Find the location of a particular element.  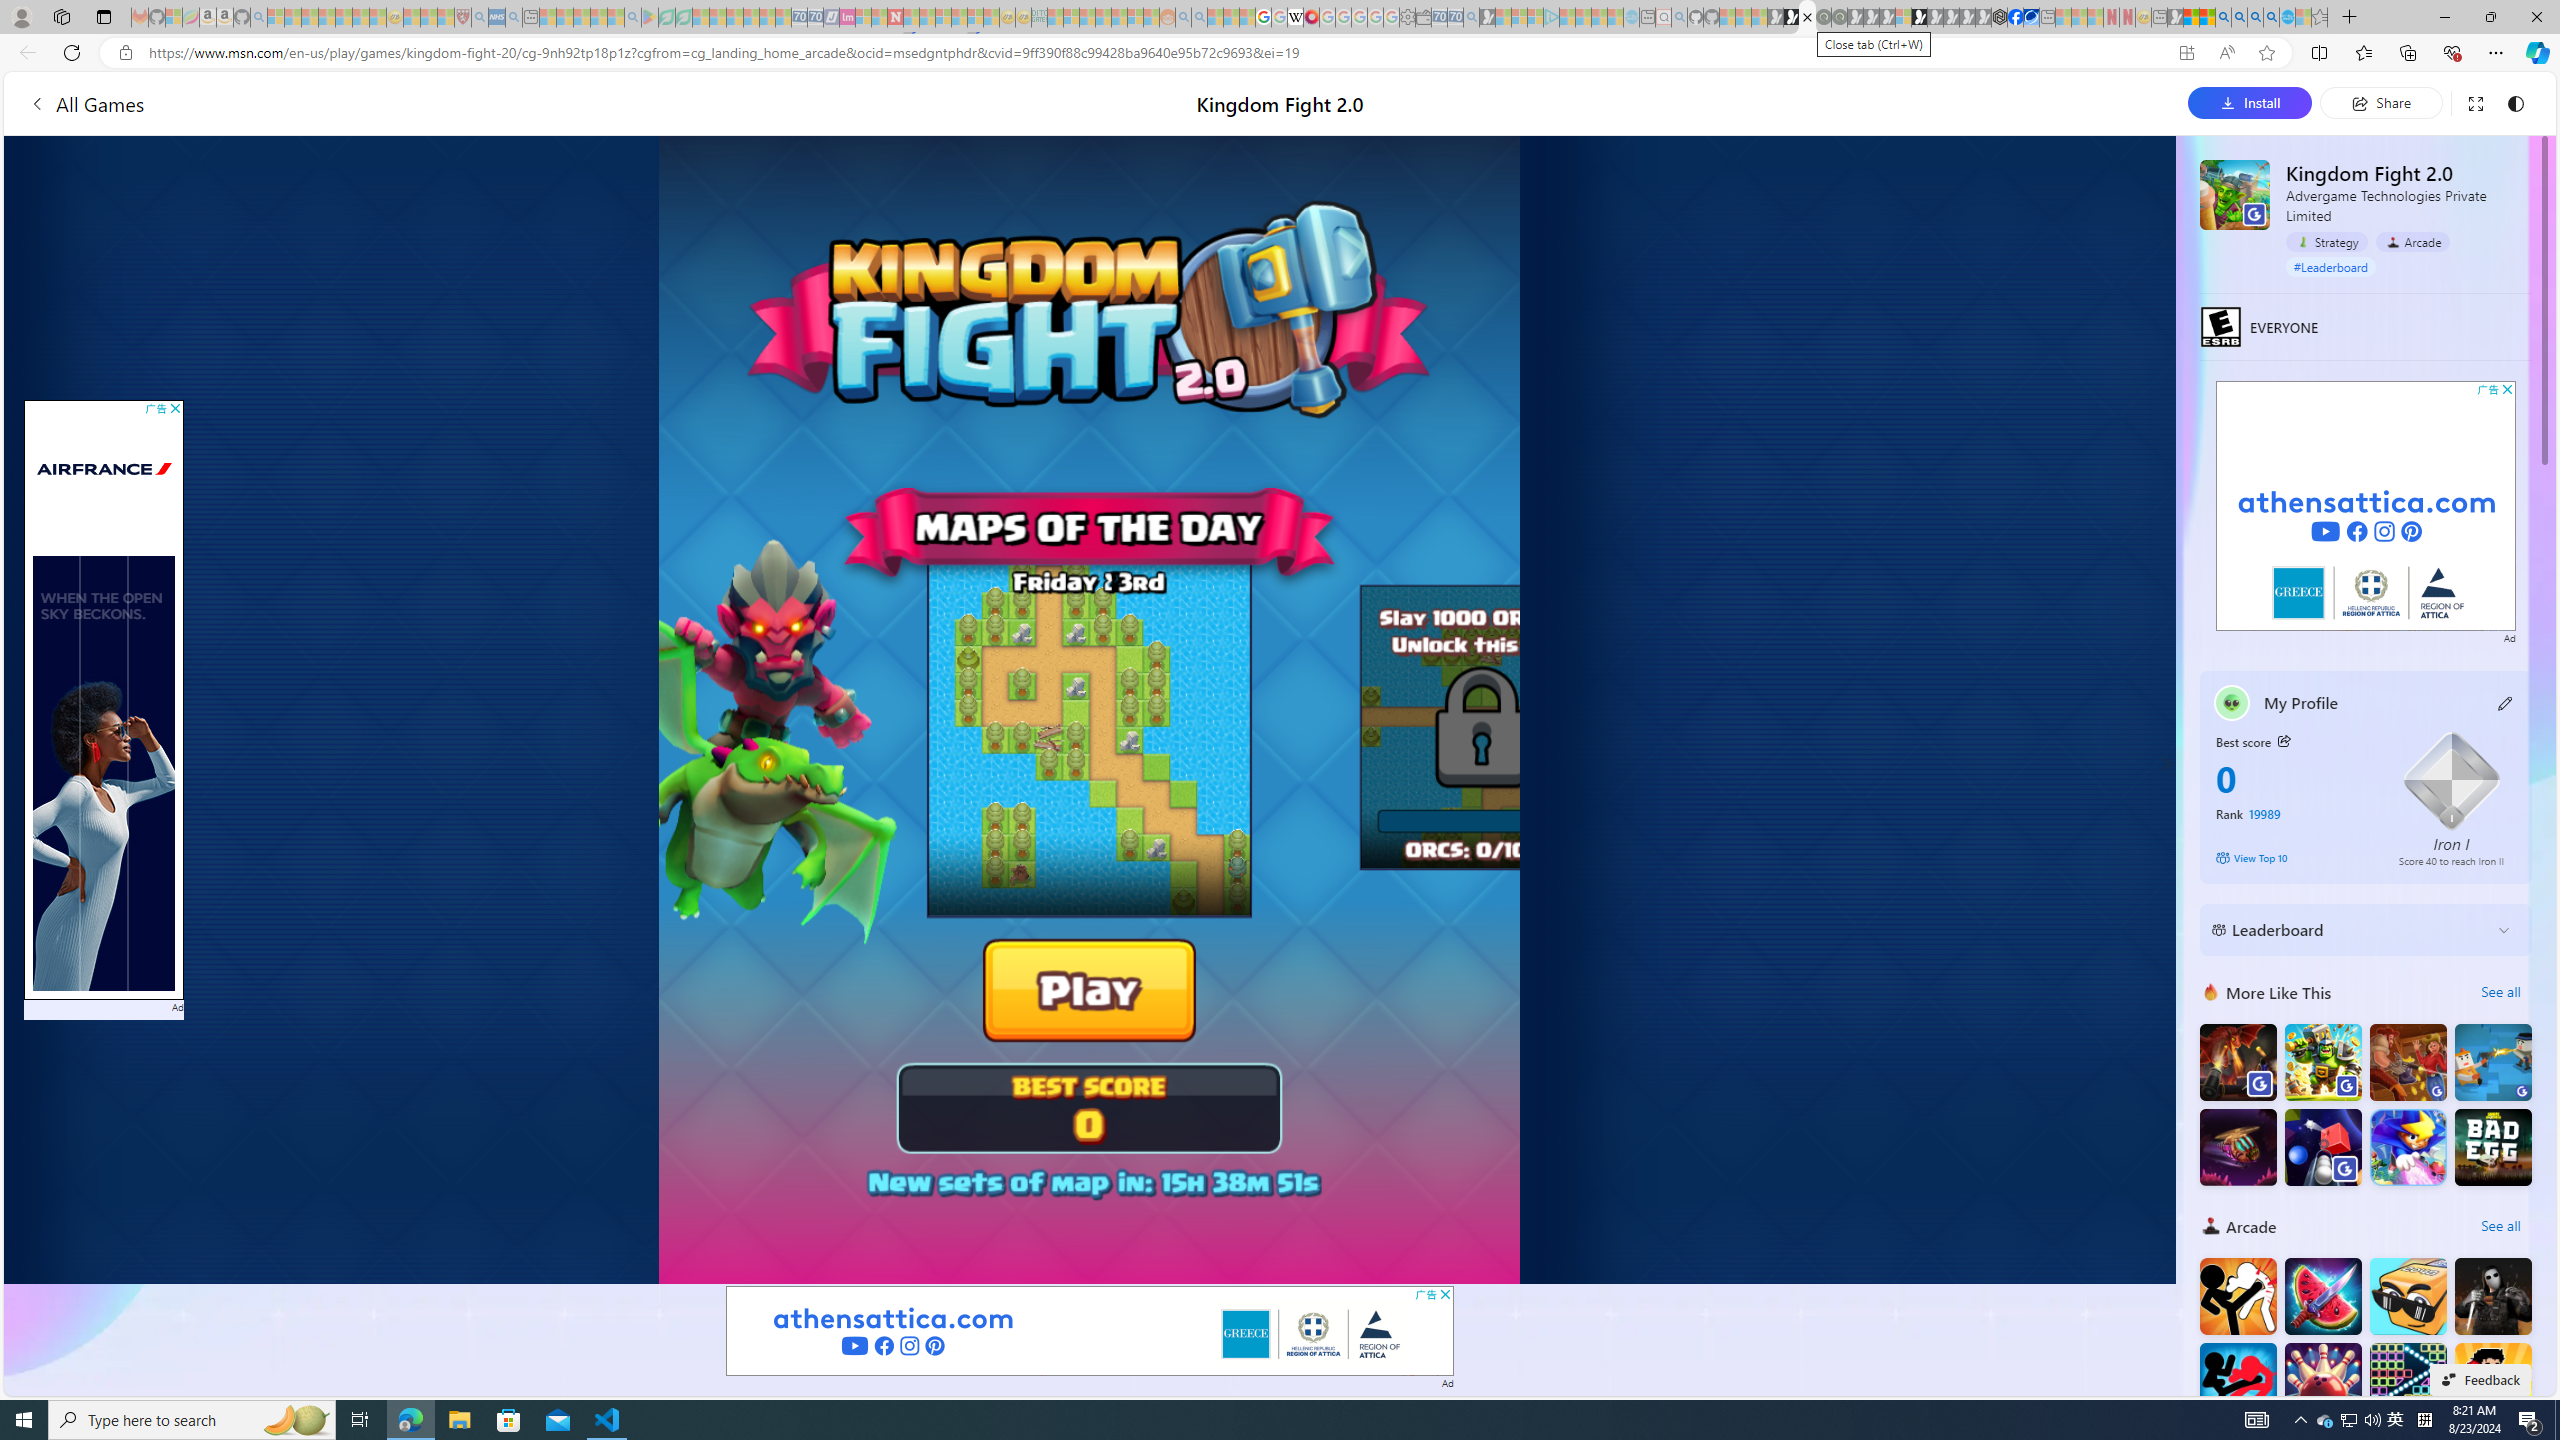

'View Top 10' is located at coordinates (2295, 857).